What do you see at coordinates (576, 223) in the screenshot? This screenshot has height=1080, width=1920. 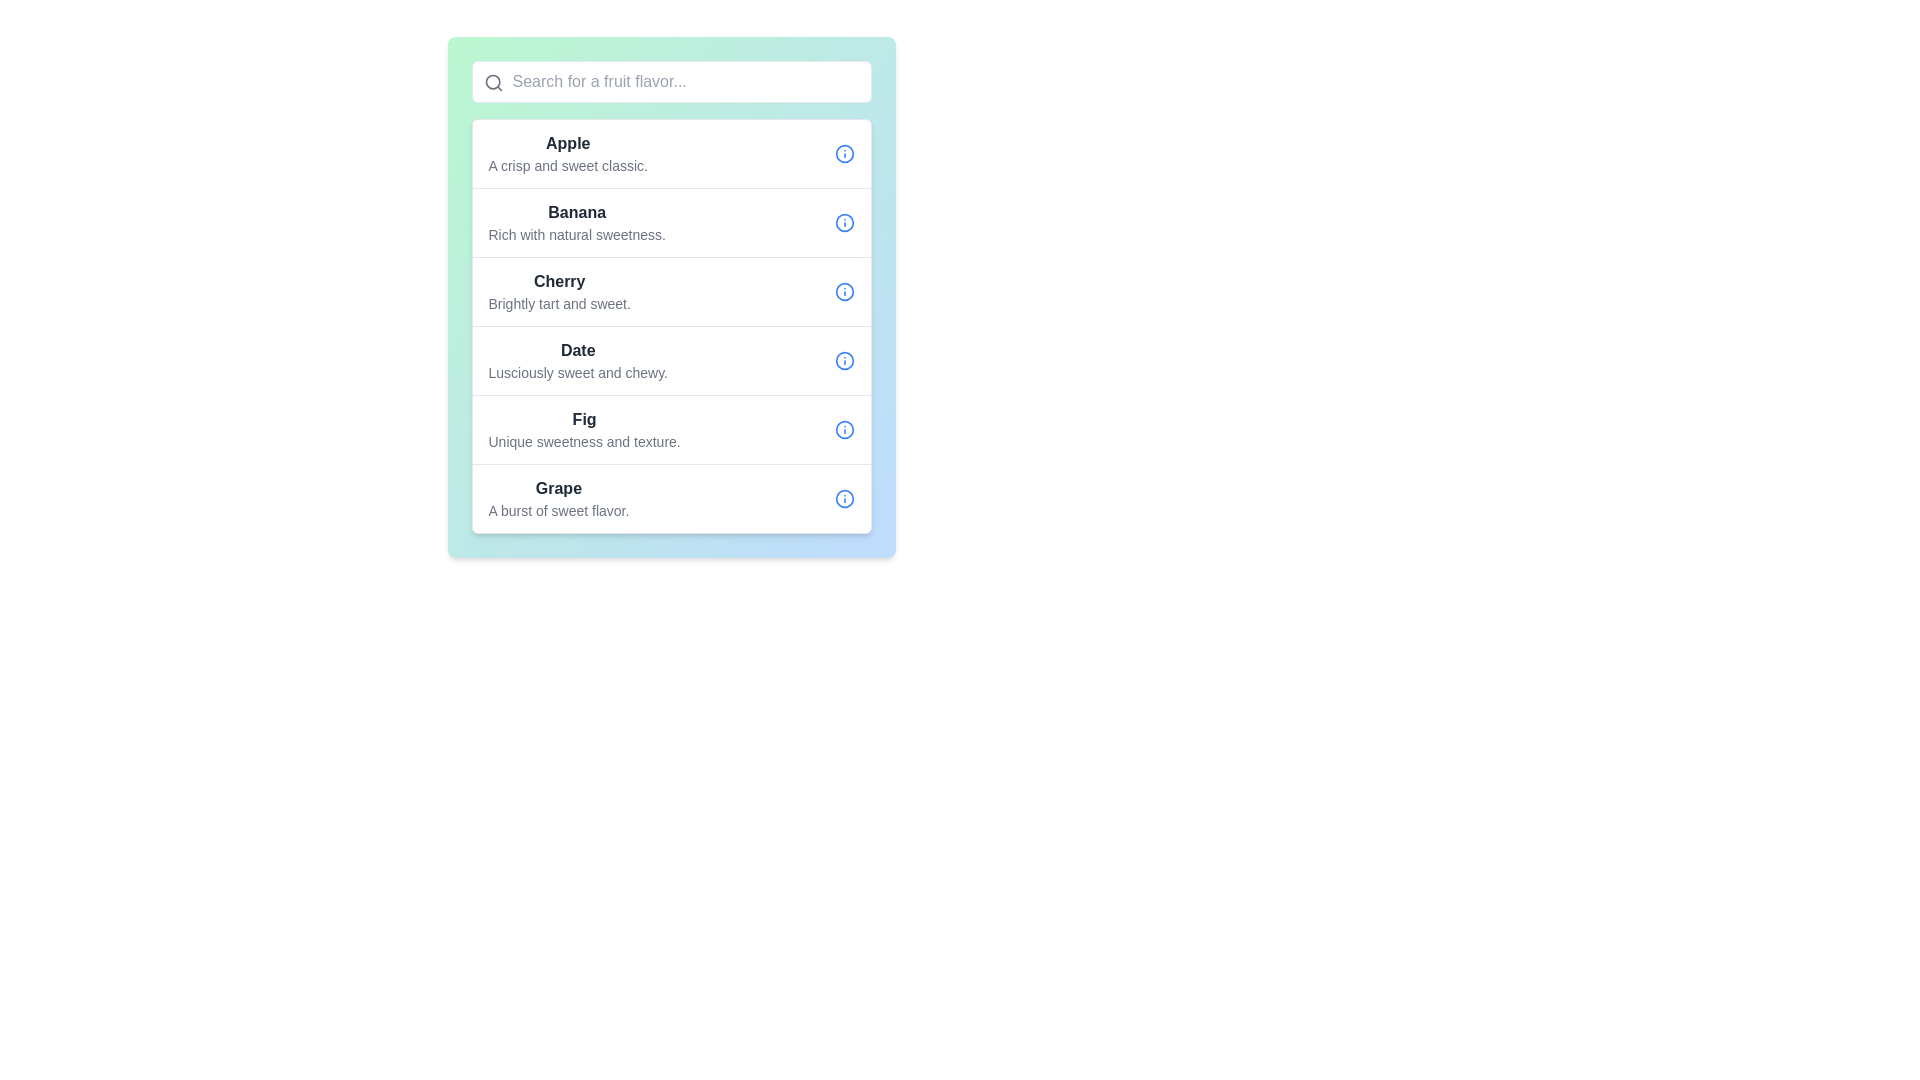 I see `the Text block that displays information about the fruit type, located below 'Apple' and above 'Cherry'` at bounding box center [576, 223].